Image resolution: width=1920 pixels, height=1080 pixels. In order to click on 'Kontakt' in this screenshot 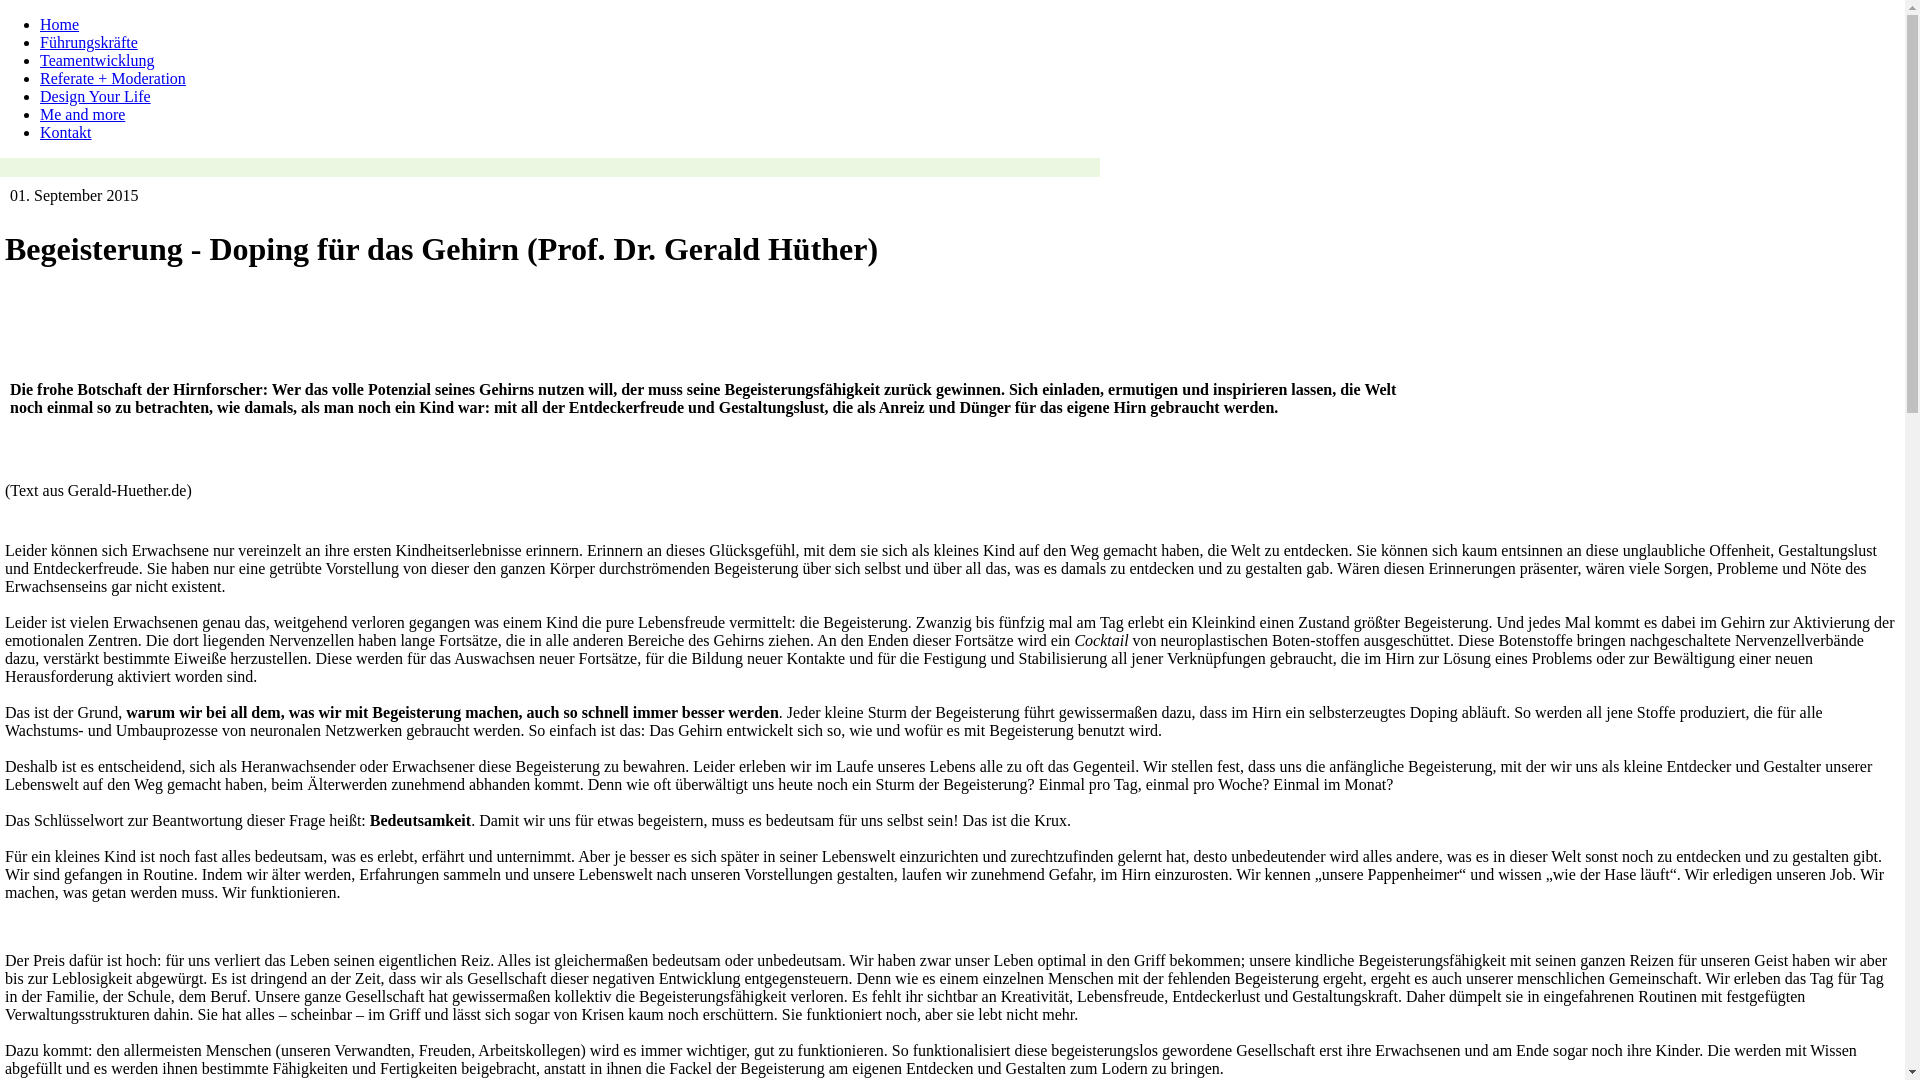, I will do `click(66, 132)`.